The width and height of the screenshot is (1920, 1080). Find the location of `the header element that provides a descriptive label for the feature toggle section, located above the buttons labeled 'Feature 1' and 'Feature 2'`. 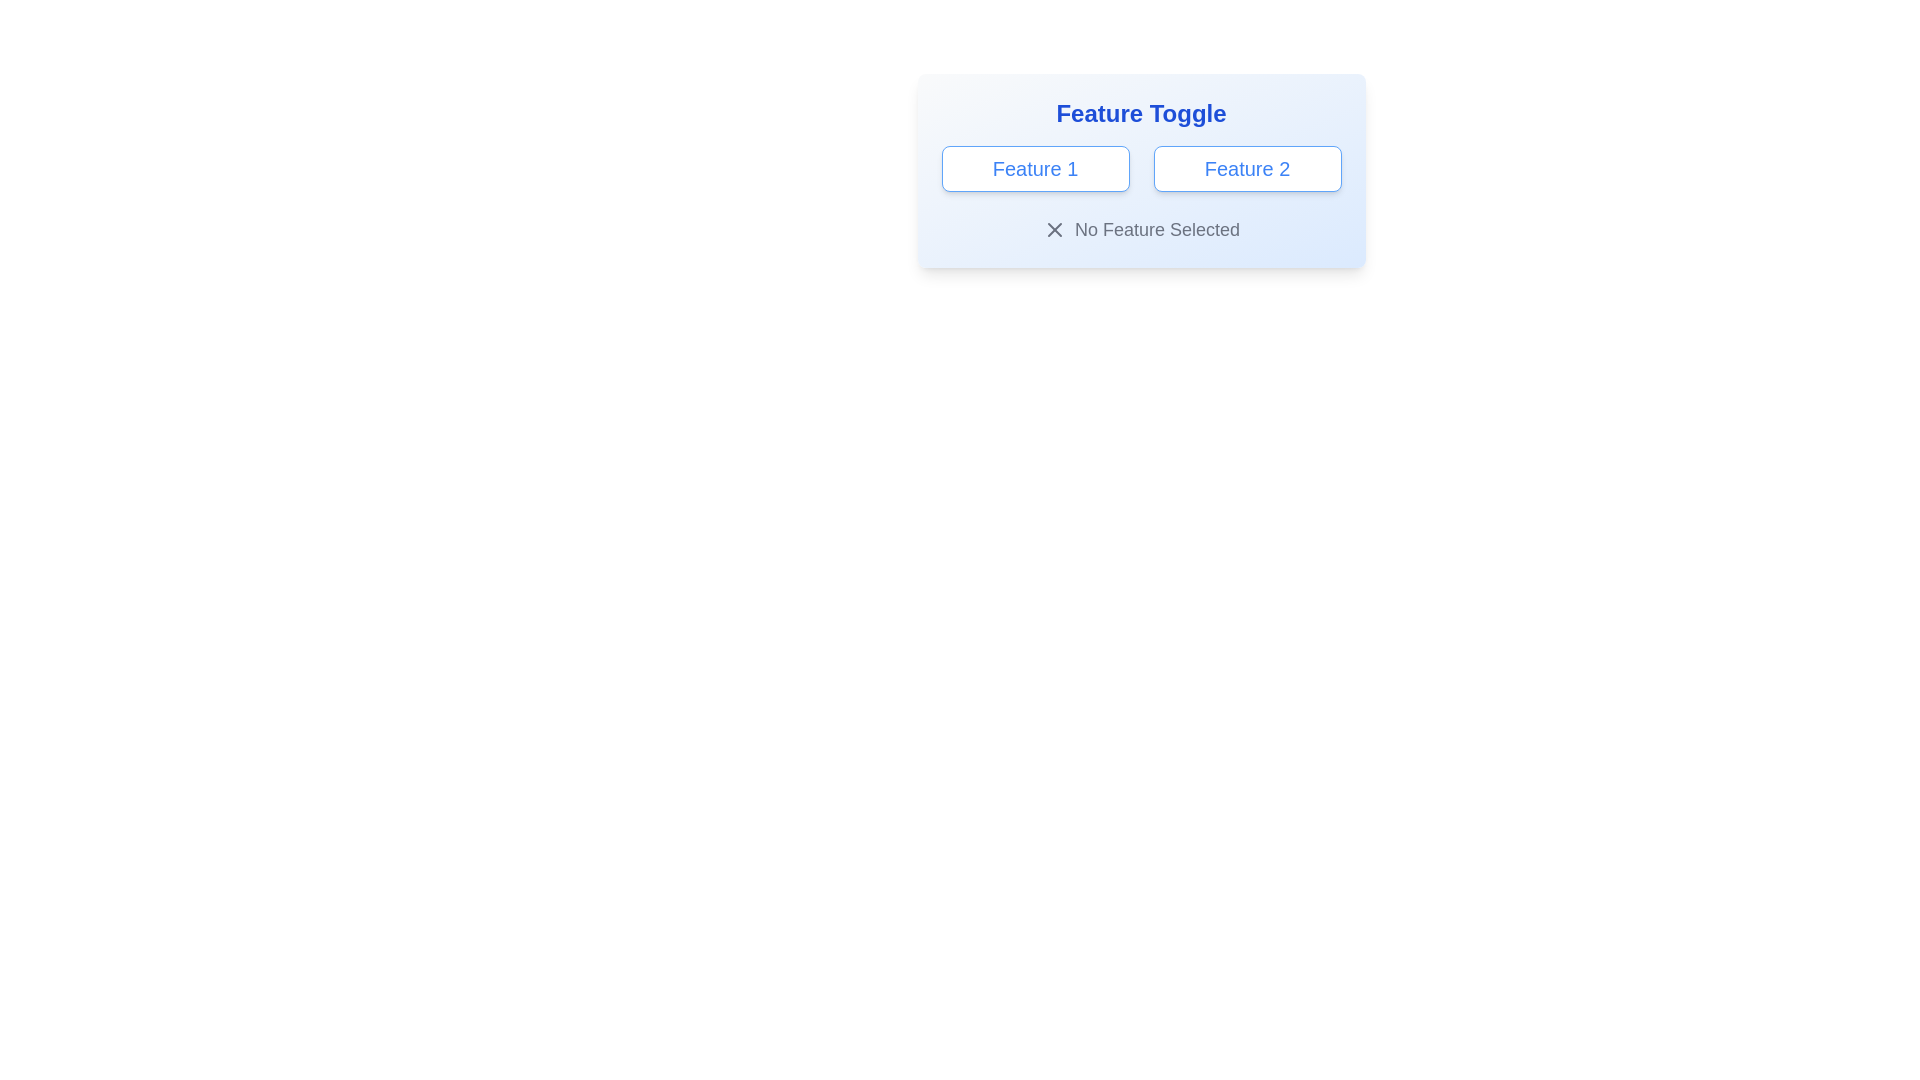

the header element that provides a descriptive label for the feature toggle section, located above the buttons labeled 'Feature 1' and 'Feature 2' is located at coordinates (1141, 114).